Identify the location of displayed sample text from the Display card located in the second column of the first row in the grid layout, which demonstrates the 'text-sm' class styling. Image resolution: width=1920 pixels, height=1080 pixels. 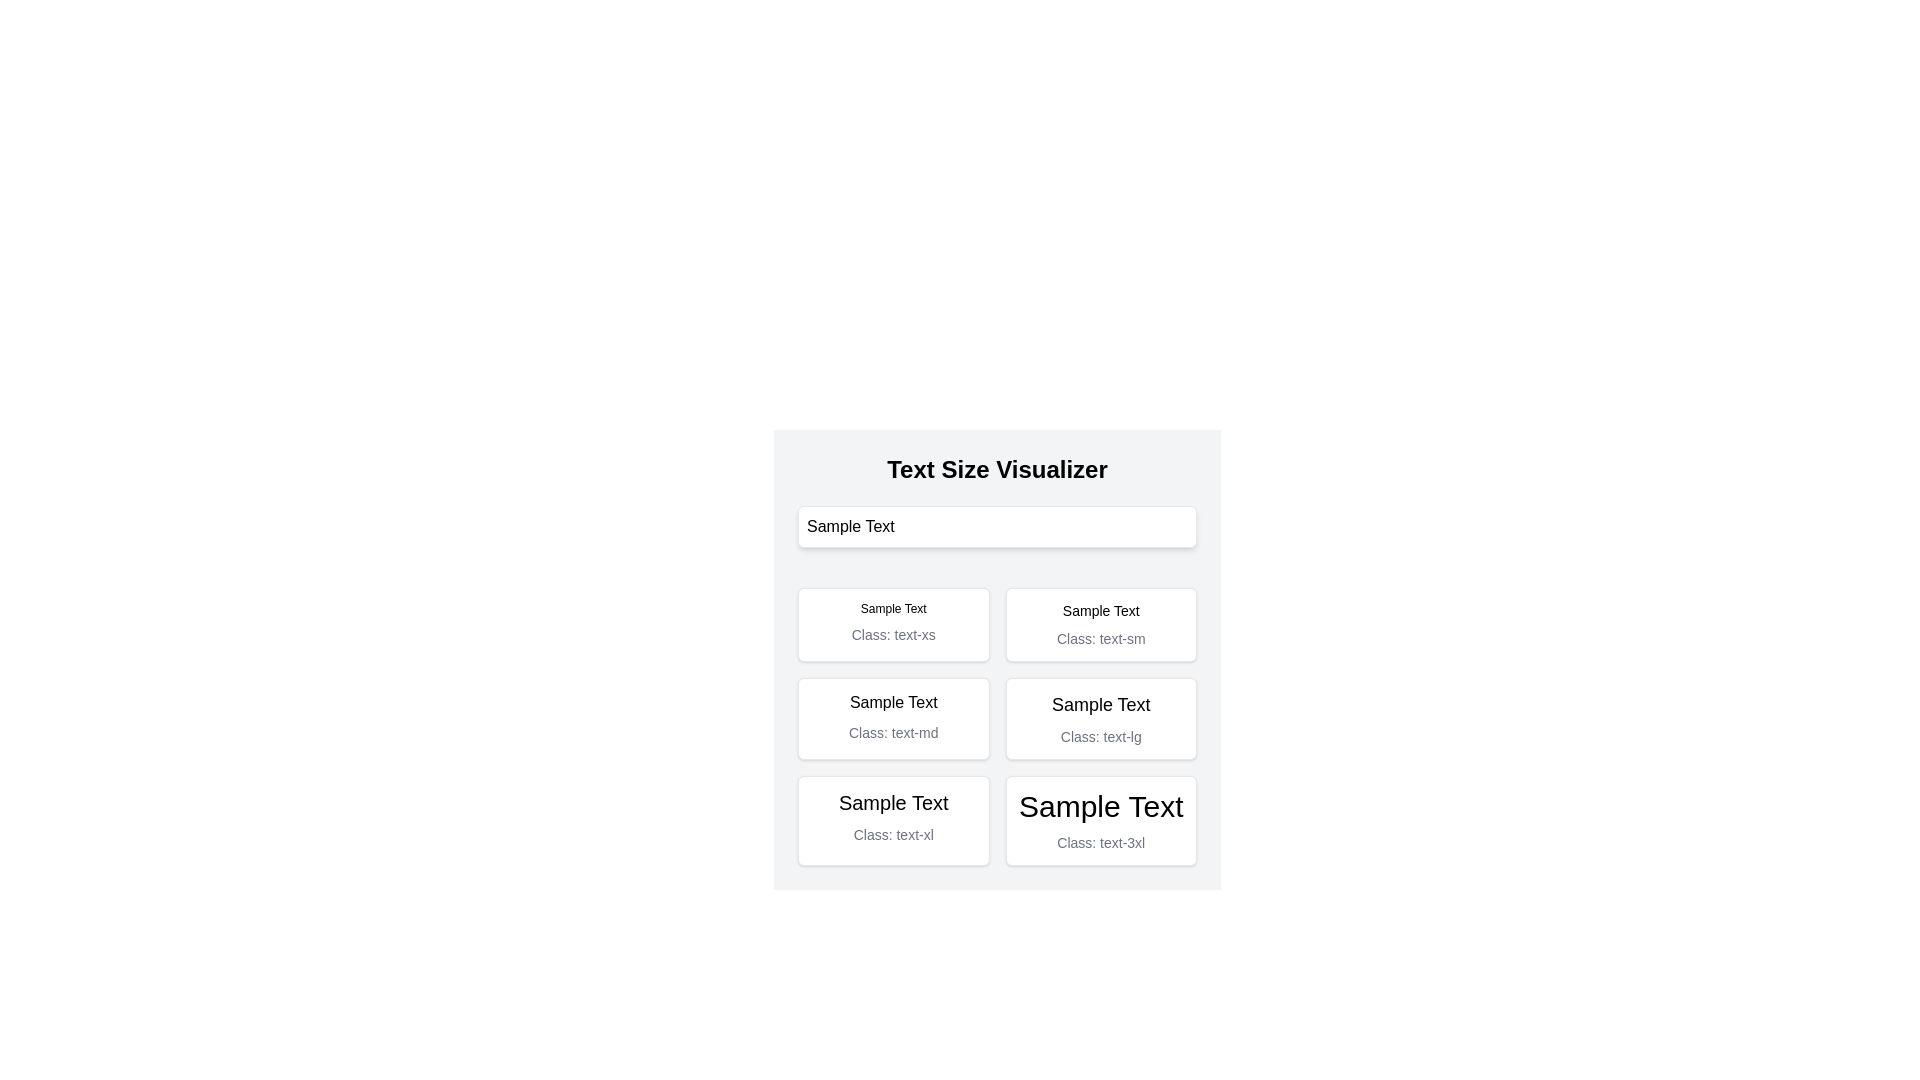
(1100, 623).